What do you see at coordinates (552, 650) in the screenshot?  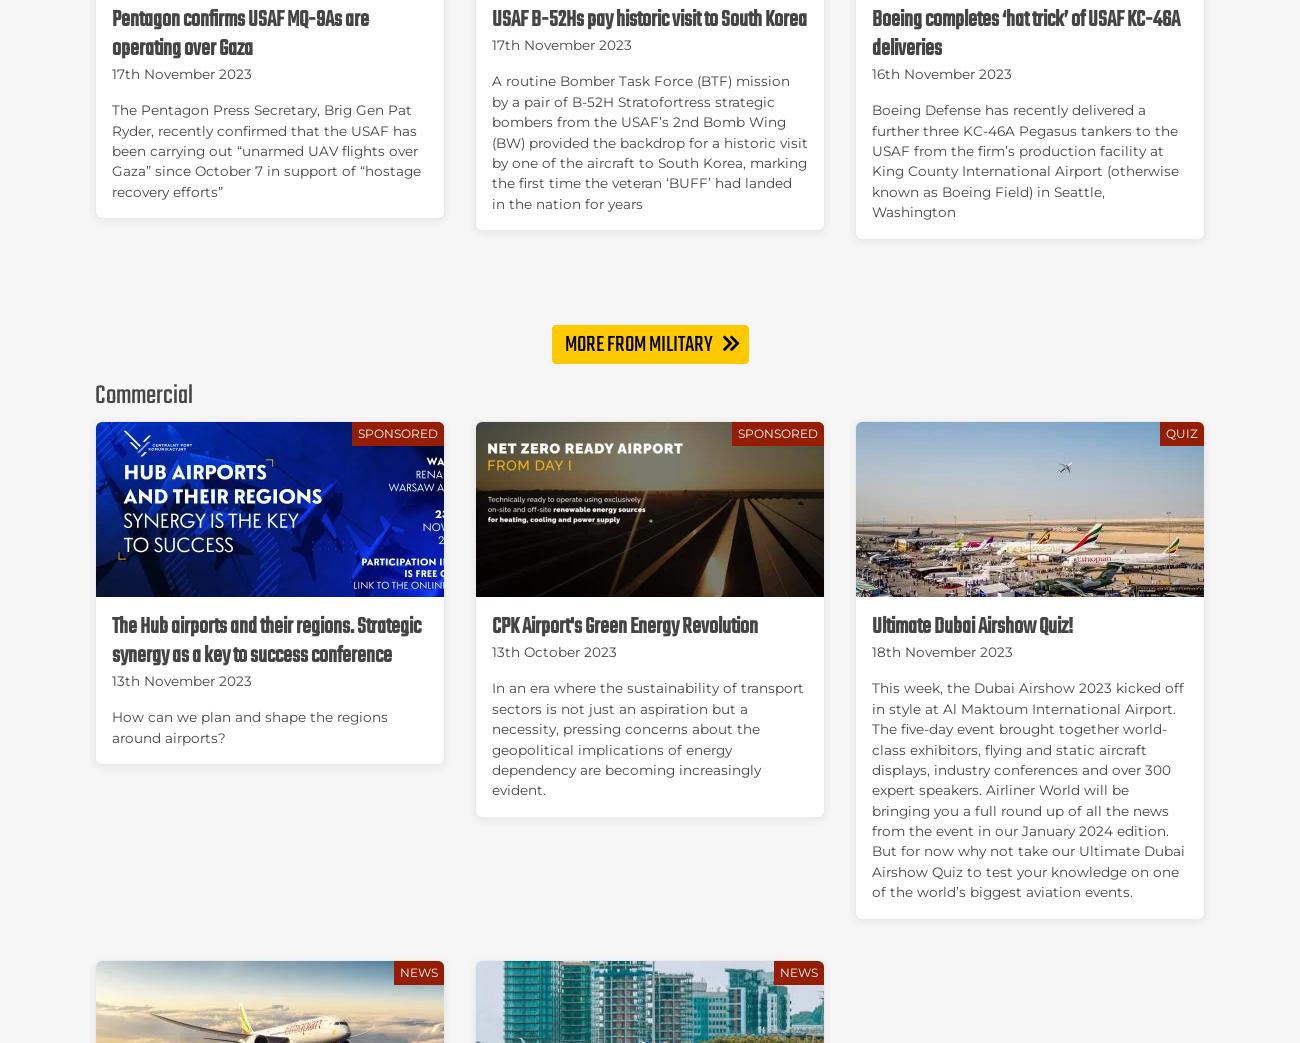 I see `'13th October 2023'` at bounding box center [552, 650].